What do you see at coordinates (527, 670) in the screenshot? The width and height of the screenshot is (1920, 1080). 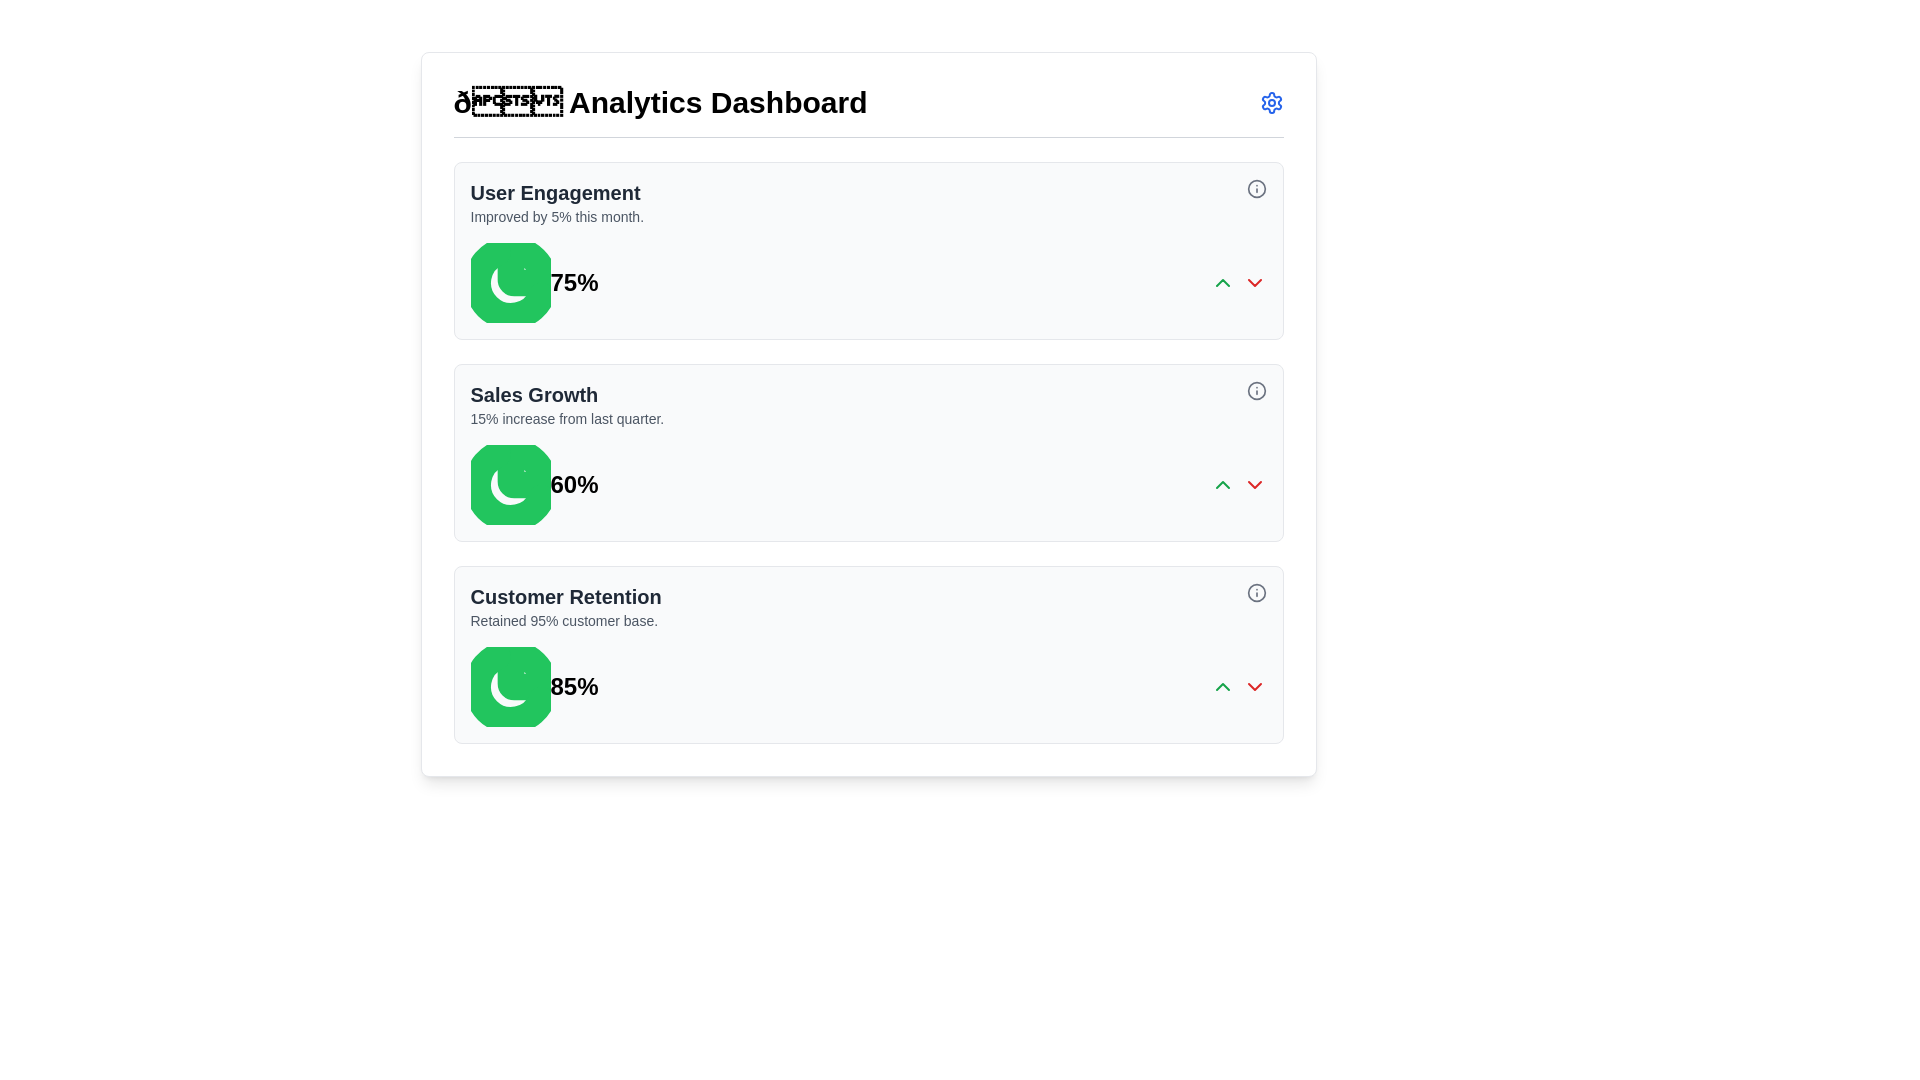 I see `the green pie chart segment representing the 'Customer Retention' metric in the third card on the dashboard` at bounding box center [527, 670].